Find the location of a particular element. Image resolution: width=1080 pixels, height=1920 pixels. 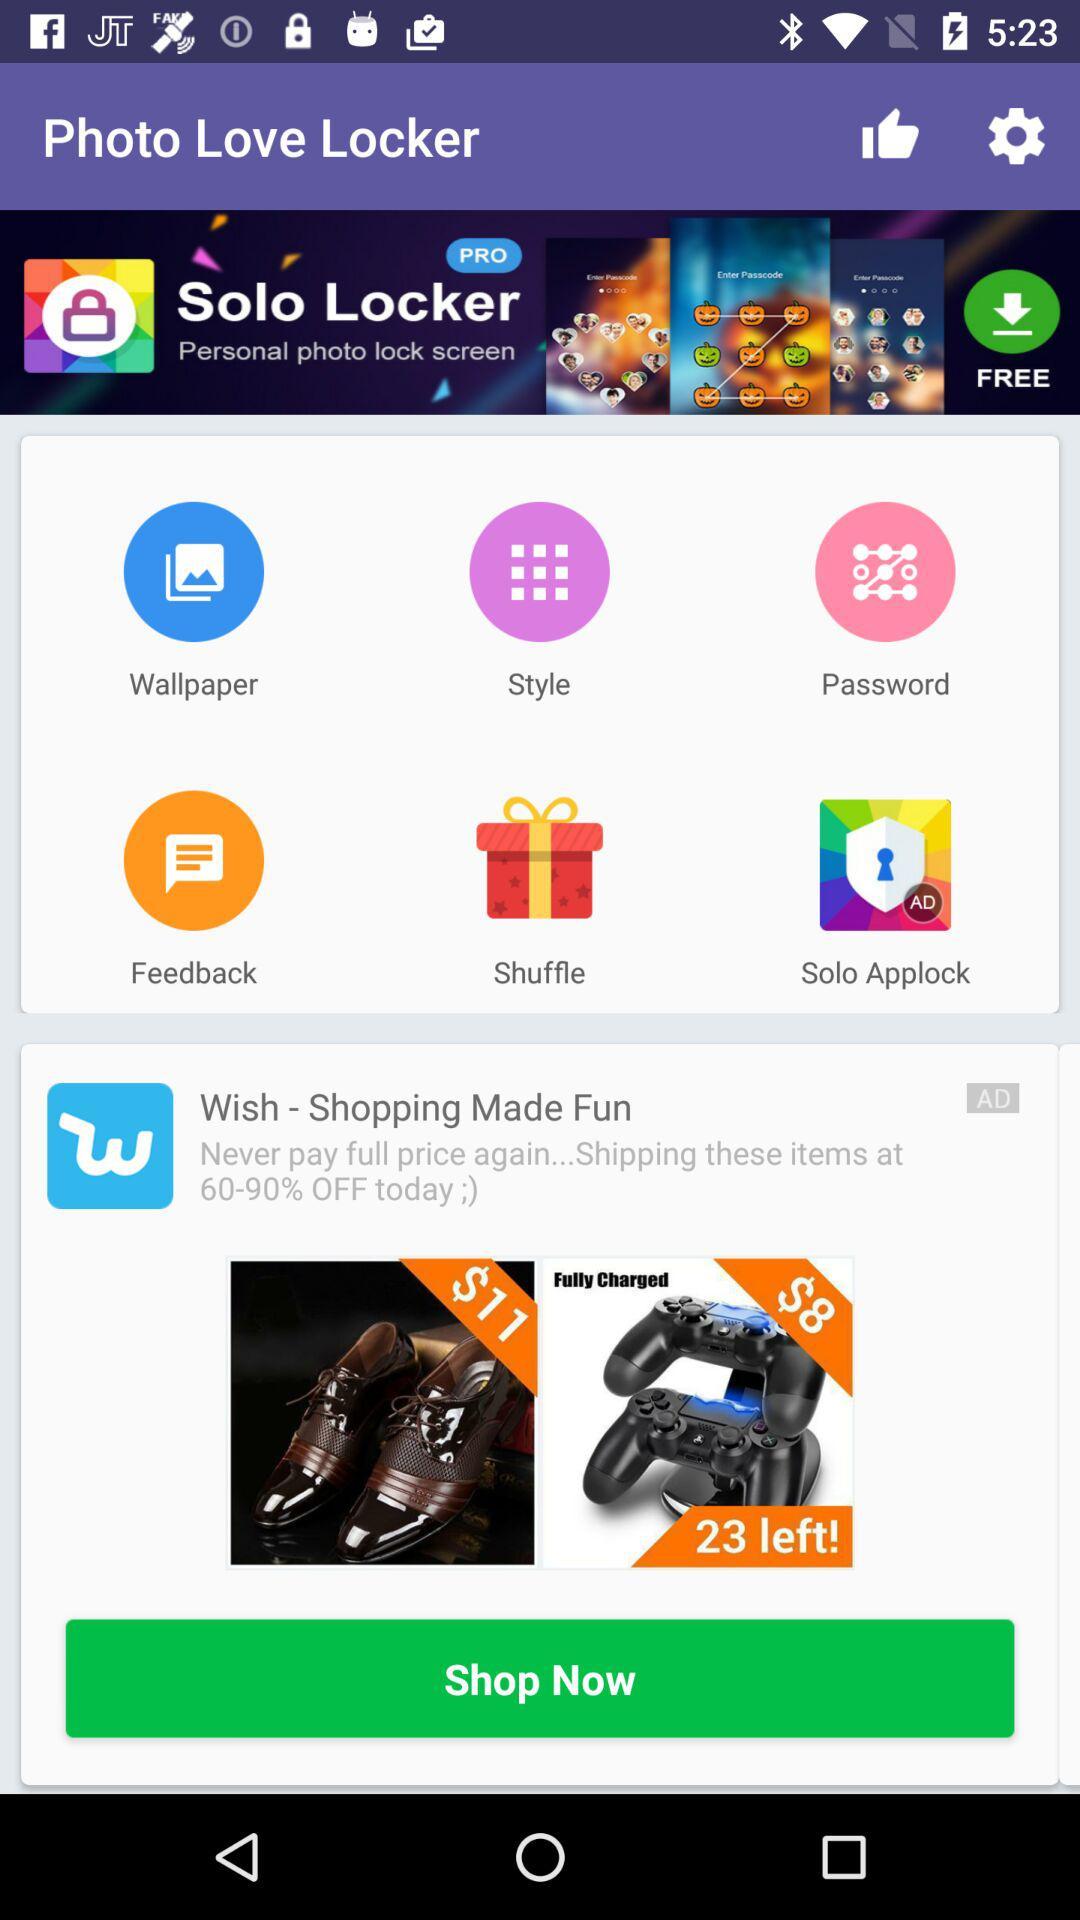

open wallpaper is located at coordinates (193, 570).